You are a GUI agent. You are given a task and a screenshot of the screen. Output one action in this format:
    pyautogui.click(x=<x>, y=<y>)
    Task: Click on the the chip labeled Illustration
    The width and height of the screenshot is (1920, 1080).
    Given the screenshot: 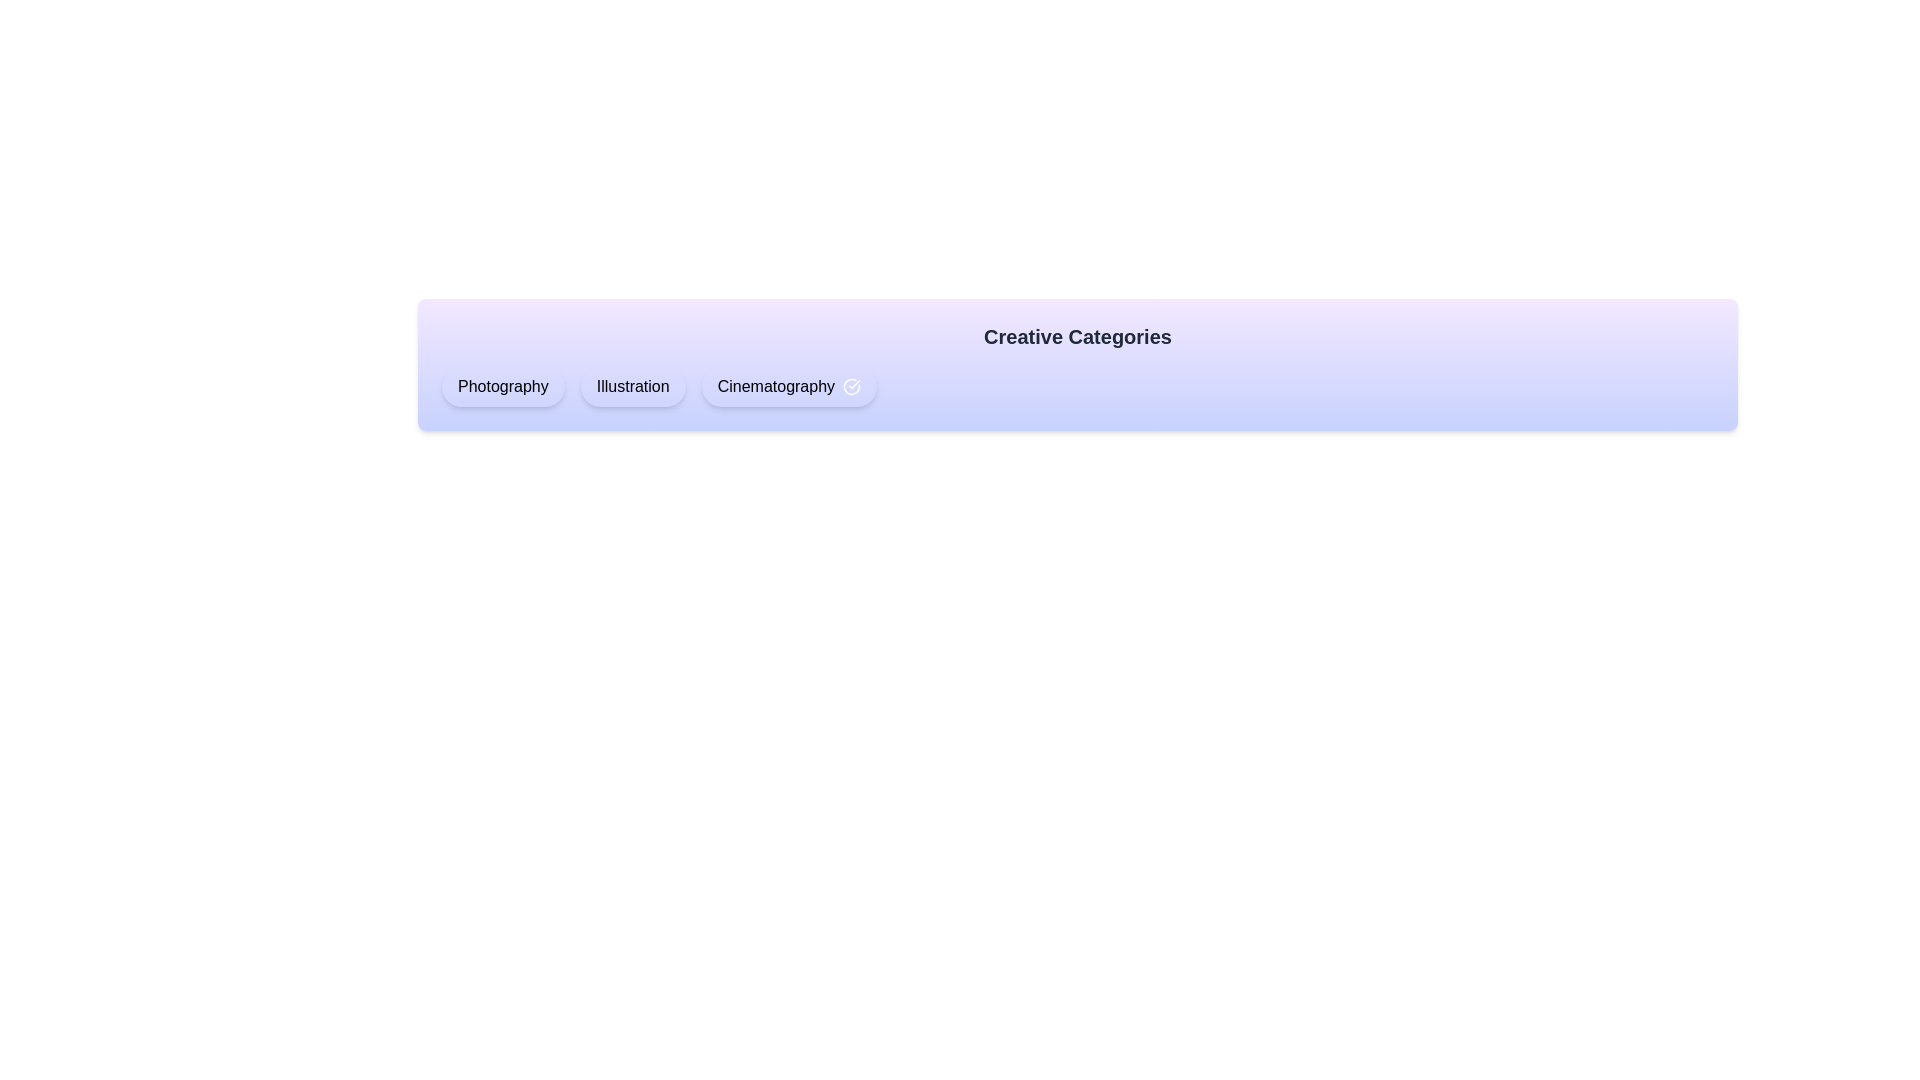 What is the action you would take?
    pyautogui.click(x=632, y=386)
    